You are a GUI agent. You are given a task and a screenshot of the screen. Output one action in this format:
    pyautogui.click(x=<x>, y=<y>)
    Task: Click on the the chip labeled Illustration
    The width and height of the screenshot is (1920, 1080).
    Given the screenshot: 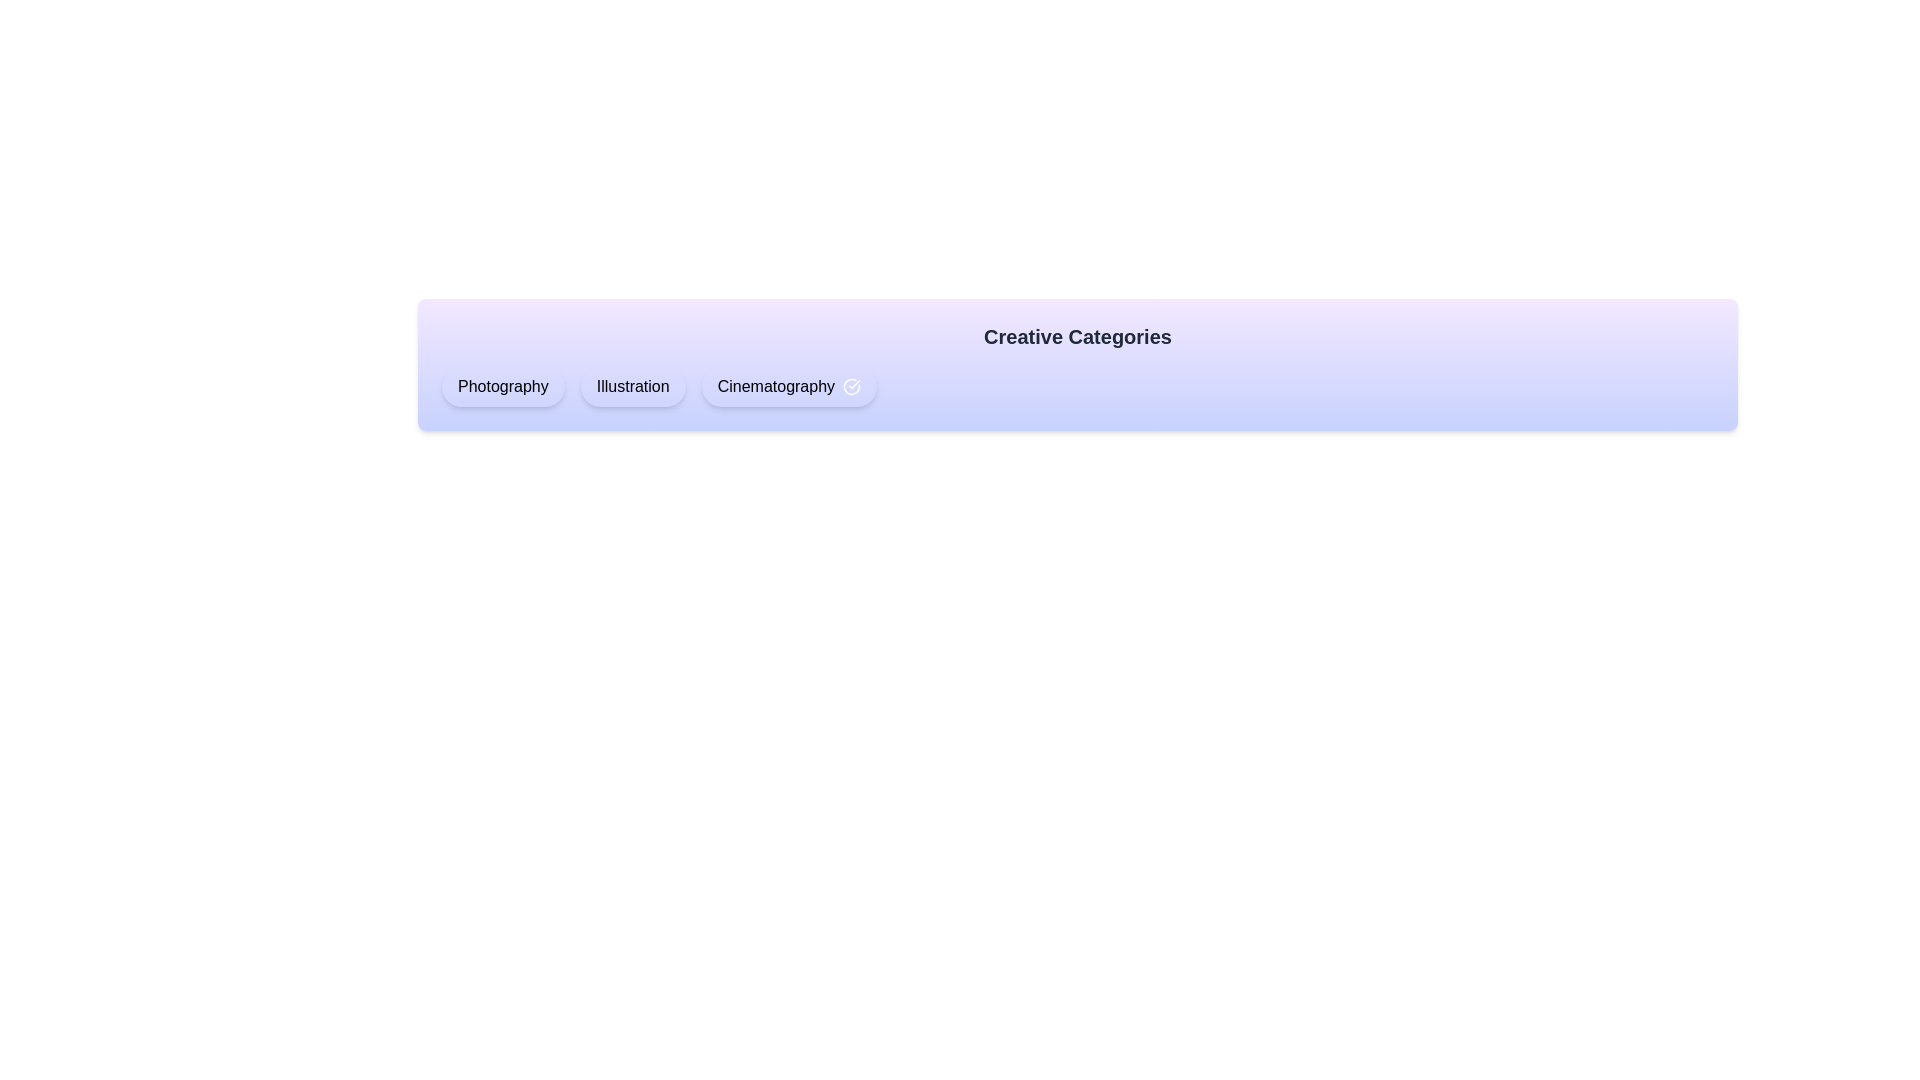 What is the action you would take?
    pyautogui.click(x=632, y=386)
    